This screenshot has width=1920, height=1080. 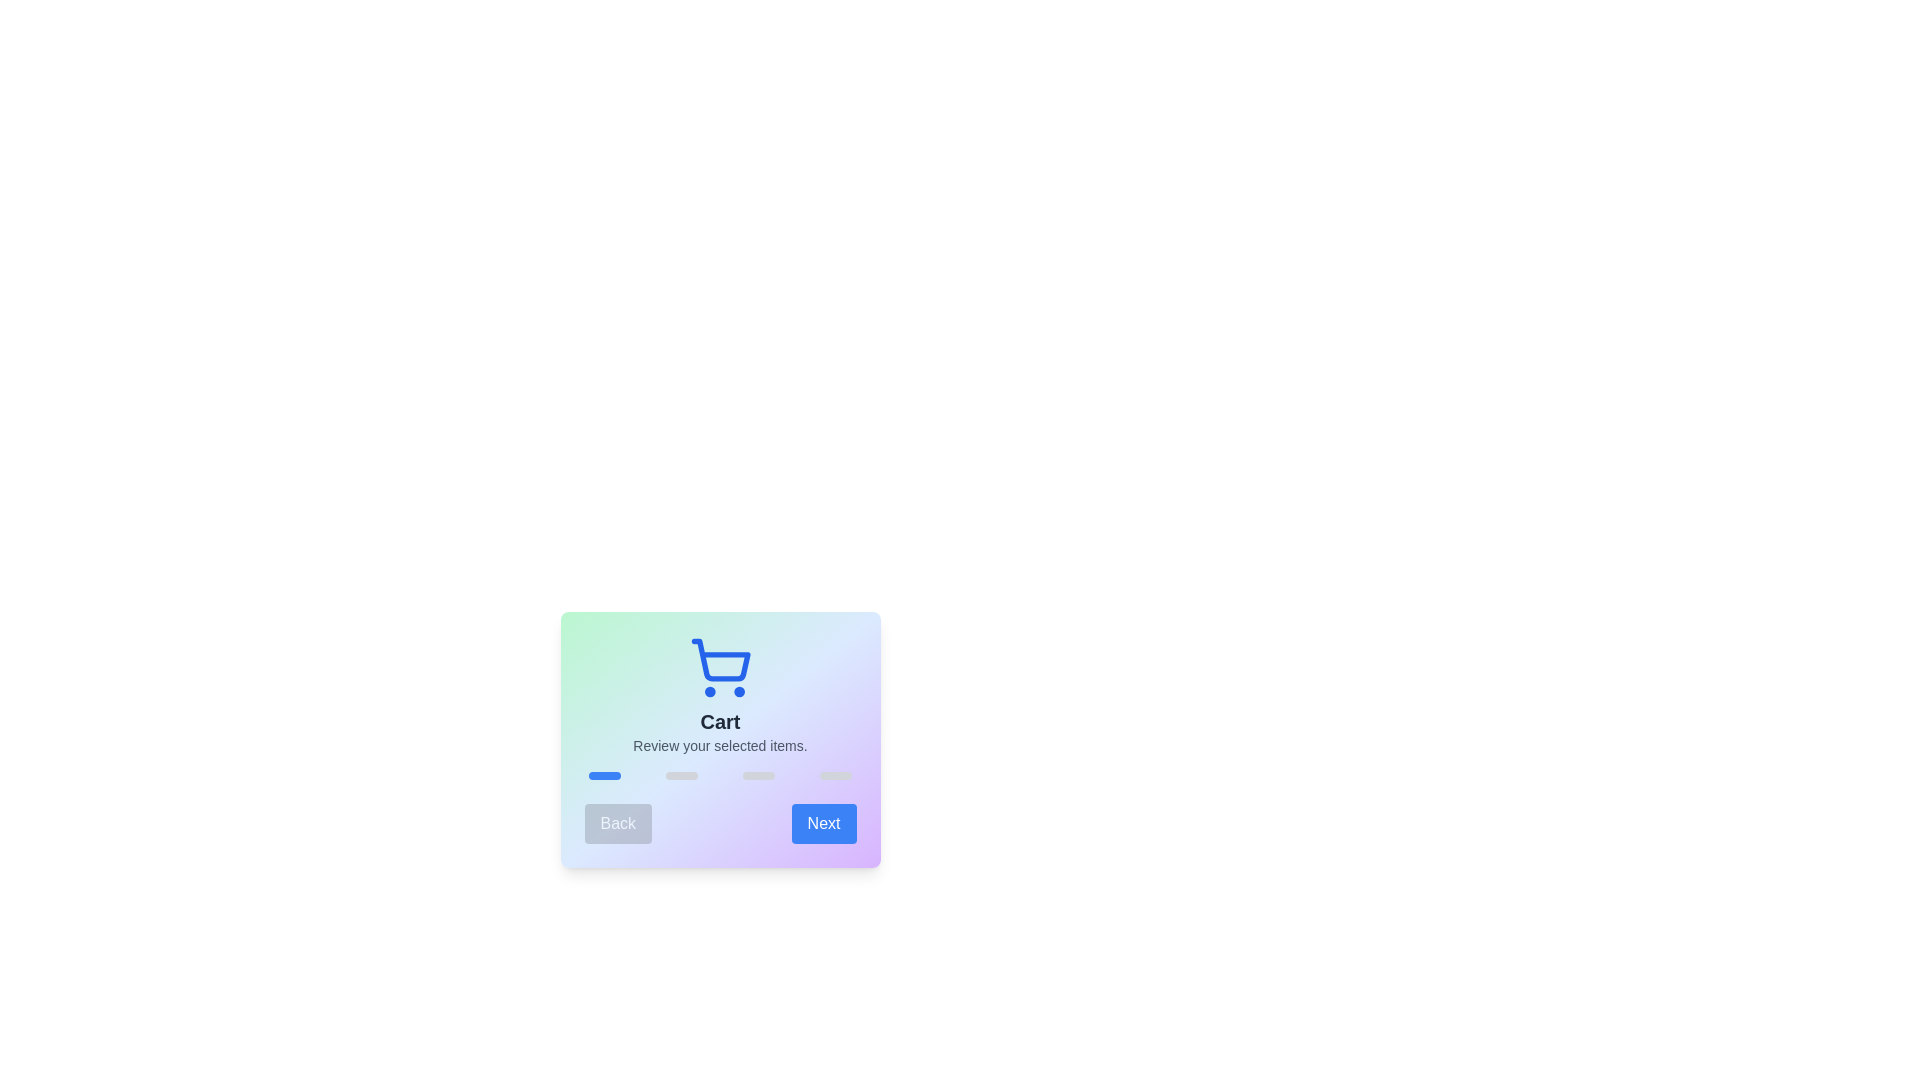 What do you see at coordinates (617, 824) in the screenshot?
I see `'Back' button to navigate to the previous step` at bounding box center [617, 824].